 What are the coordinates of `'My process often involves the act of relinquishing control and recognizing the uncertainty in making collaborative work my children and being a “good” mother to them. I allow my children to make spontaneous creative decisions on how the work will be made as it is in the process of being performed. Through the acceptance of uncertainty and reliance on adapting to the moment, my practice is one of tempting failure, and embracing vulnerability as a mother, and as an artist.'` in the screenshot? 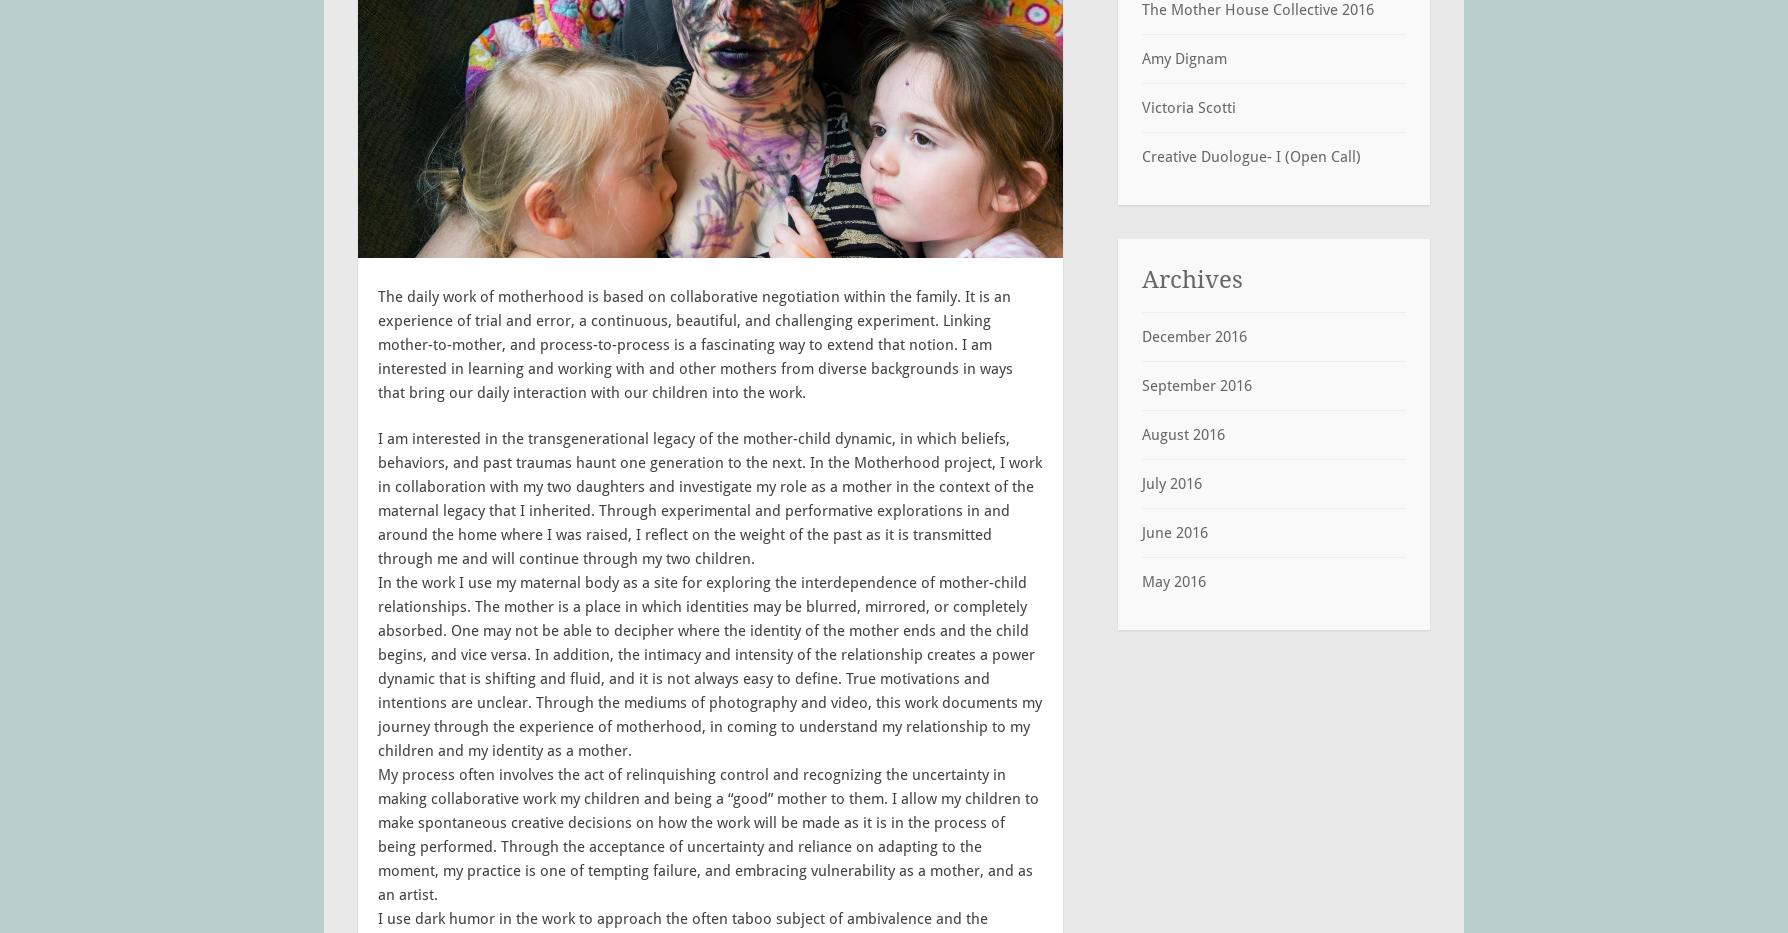 It's located at (376, 834).